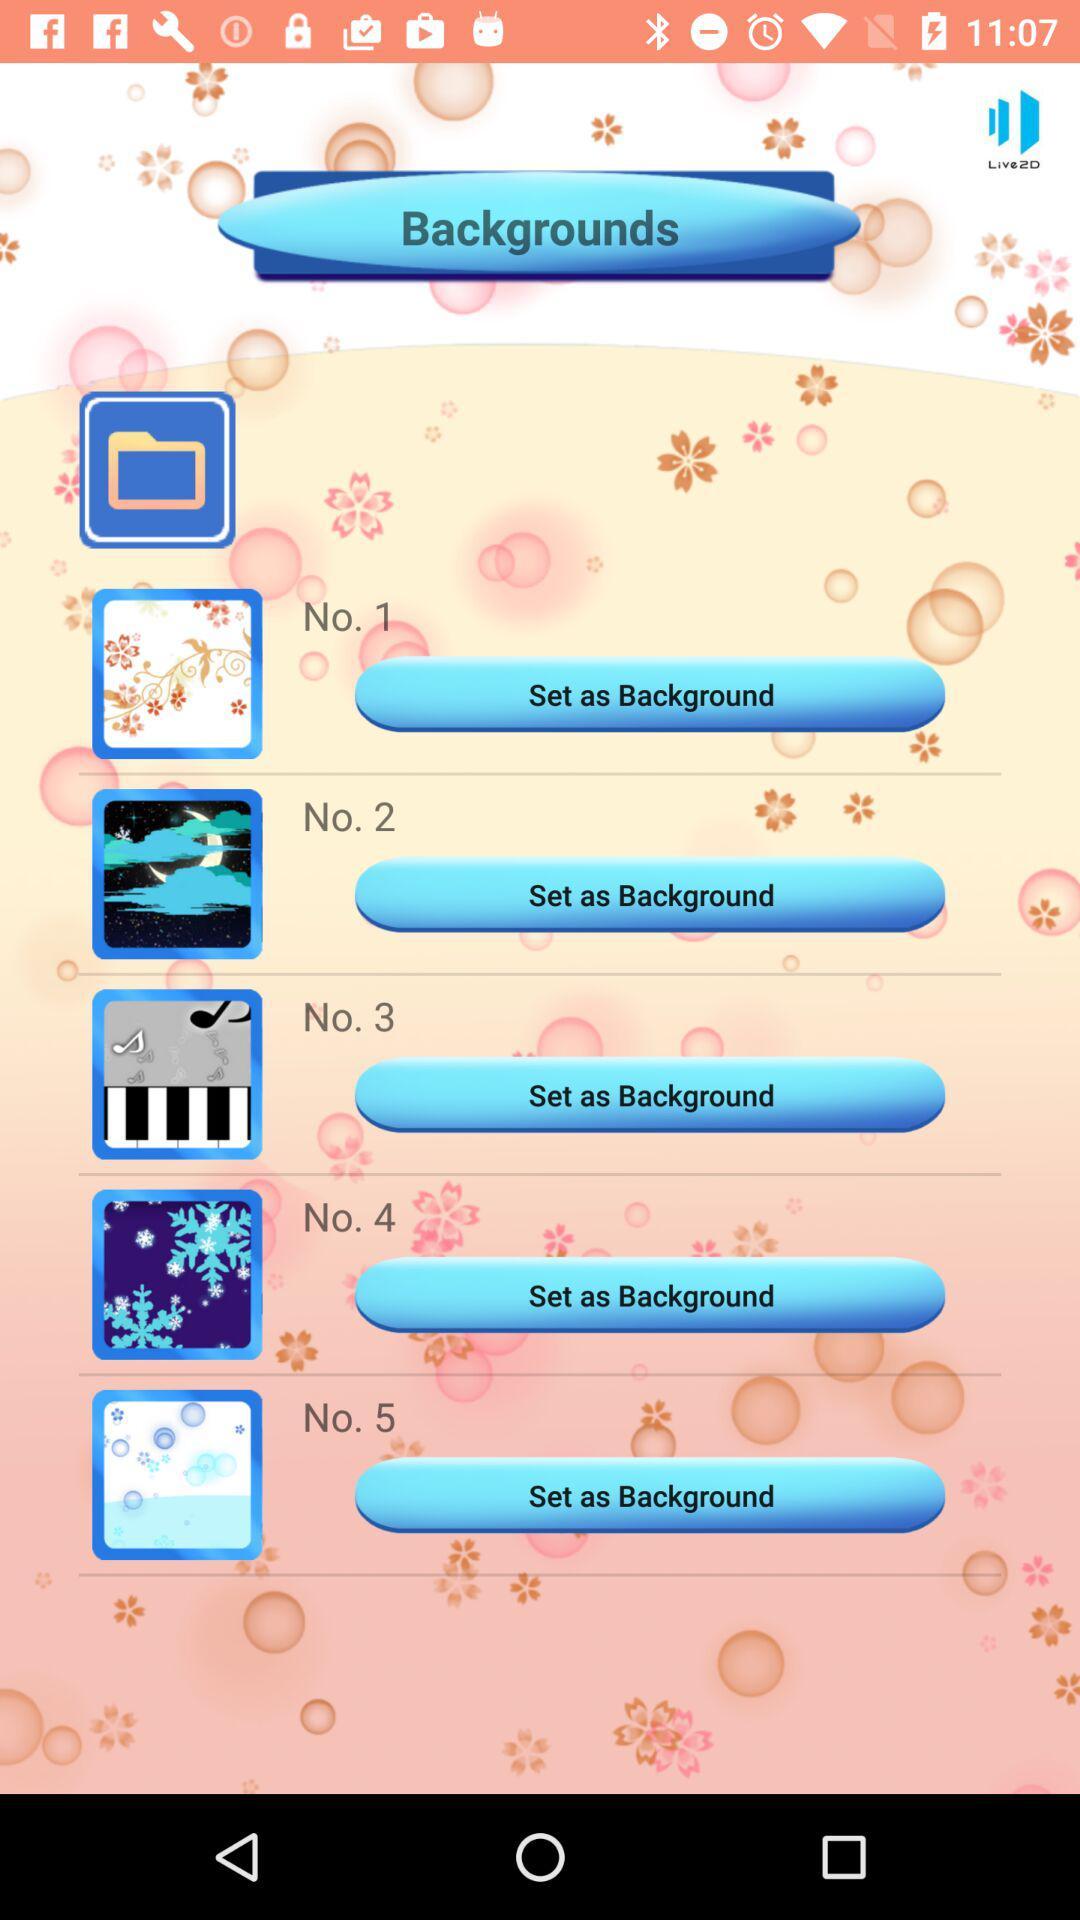 Image resolution: width=1080 pixels, height=1920 pixels. I want to click on files, so click(156, 469).